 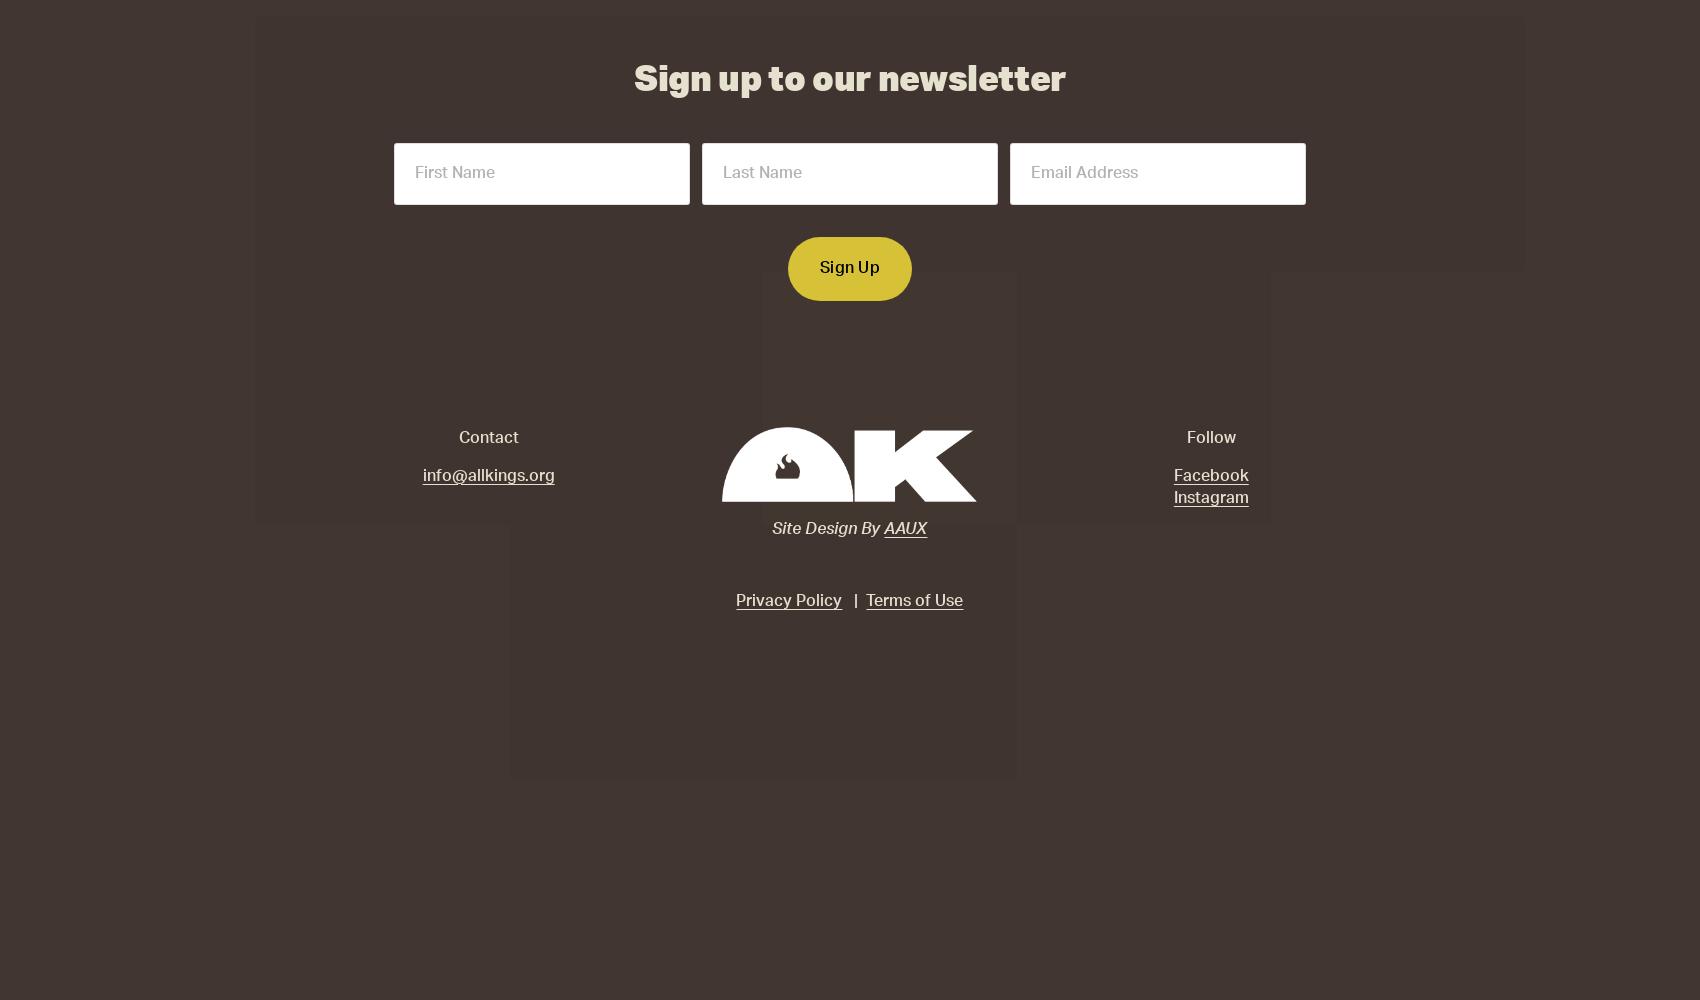 I want to click on 'Instagram', so click(x=1209, y=497).